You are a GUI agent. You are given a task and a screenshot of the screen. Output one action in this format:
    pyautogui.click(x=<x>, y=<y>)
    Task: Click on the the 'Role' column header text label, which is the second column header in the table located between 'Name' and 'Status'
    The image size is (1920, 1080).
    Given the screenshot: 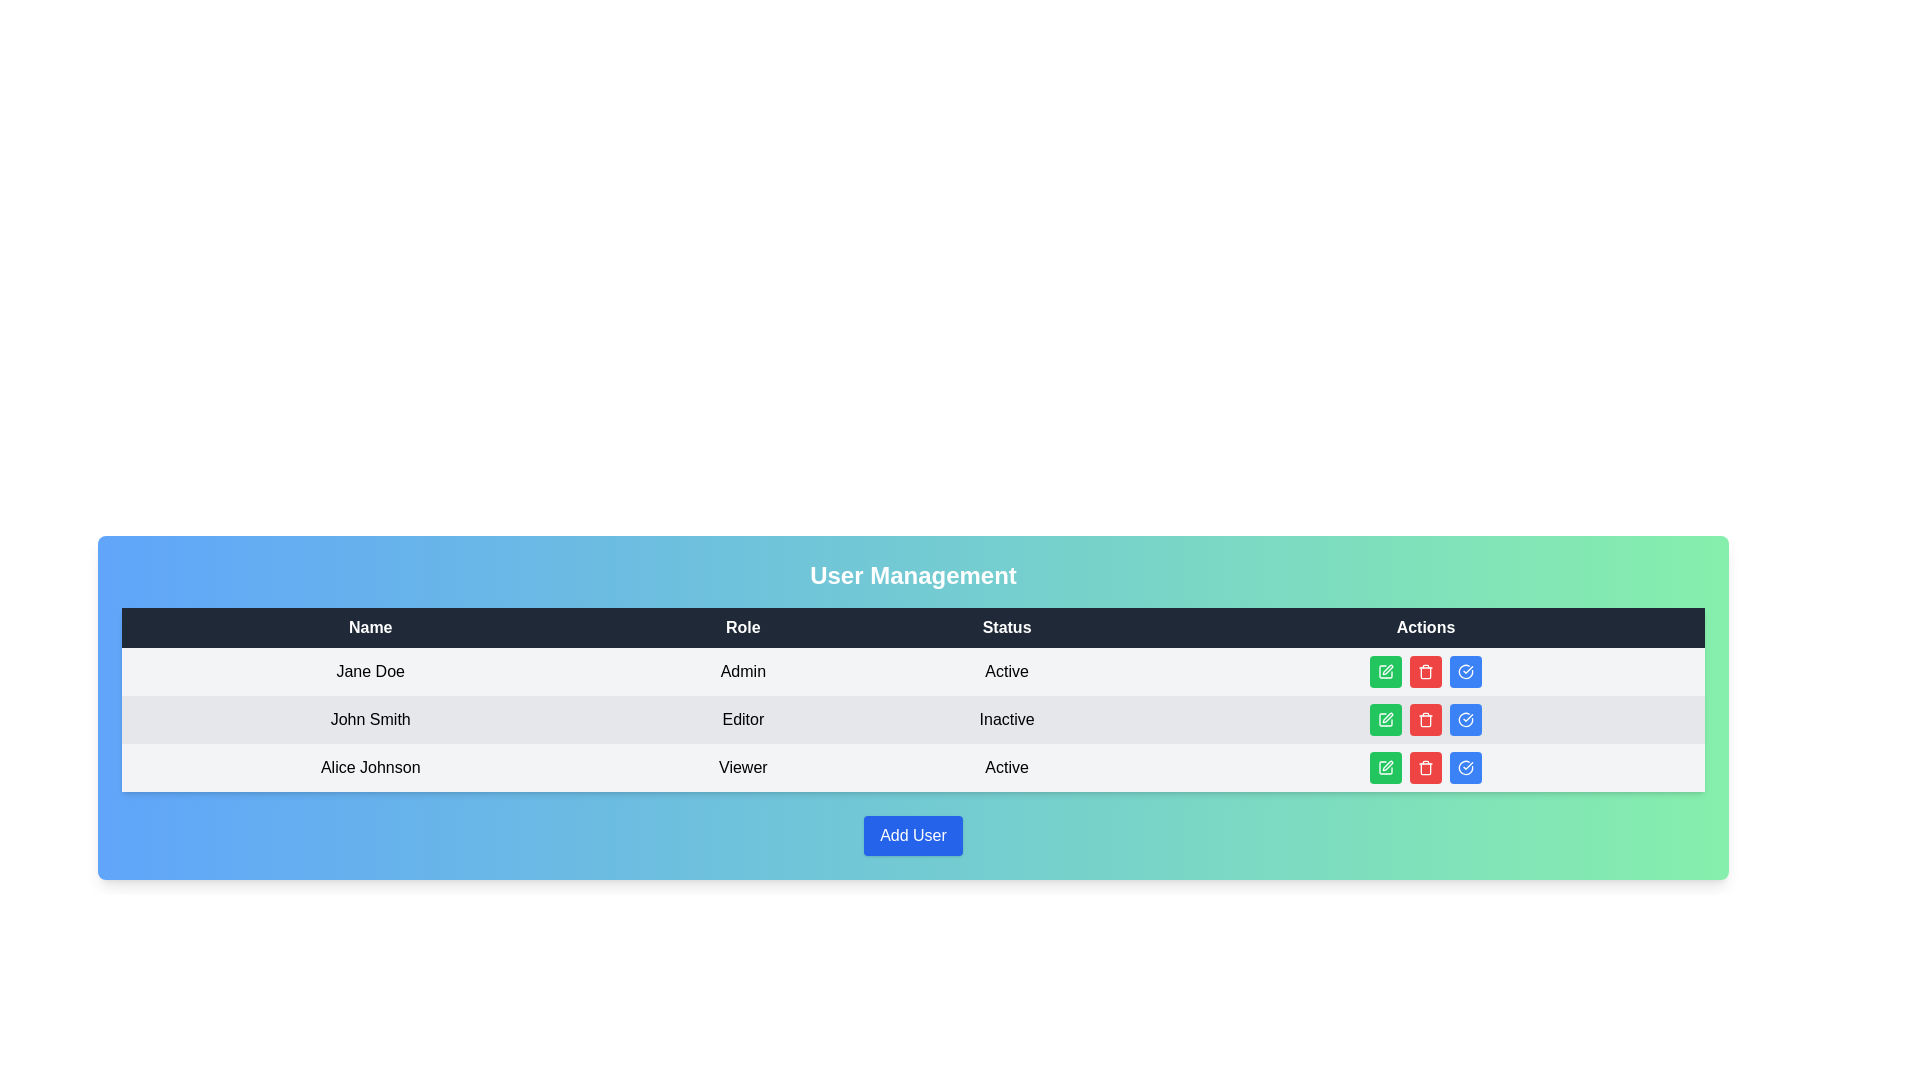 What is the action you would take?
    pyautogui.click(x=742, y=627)
    